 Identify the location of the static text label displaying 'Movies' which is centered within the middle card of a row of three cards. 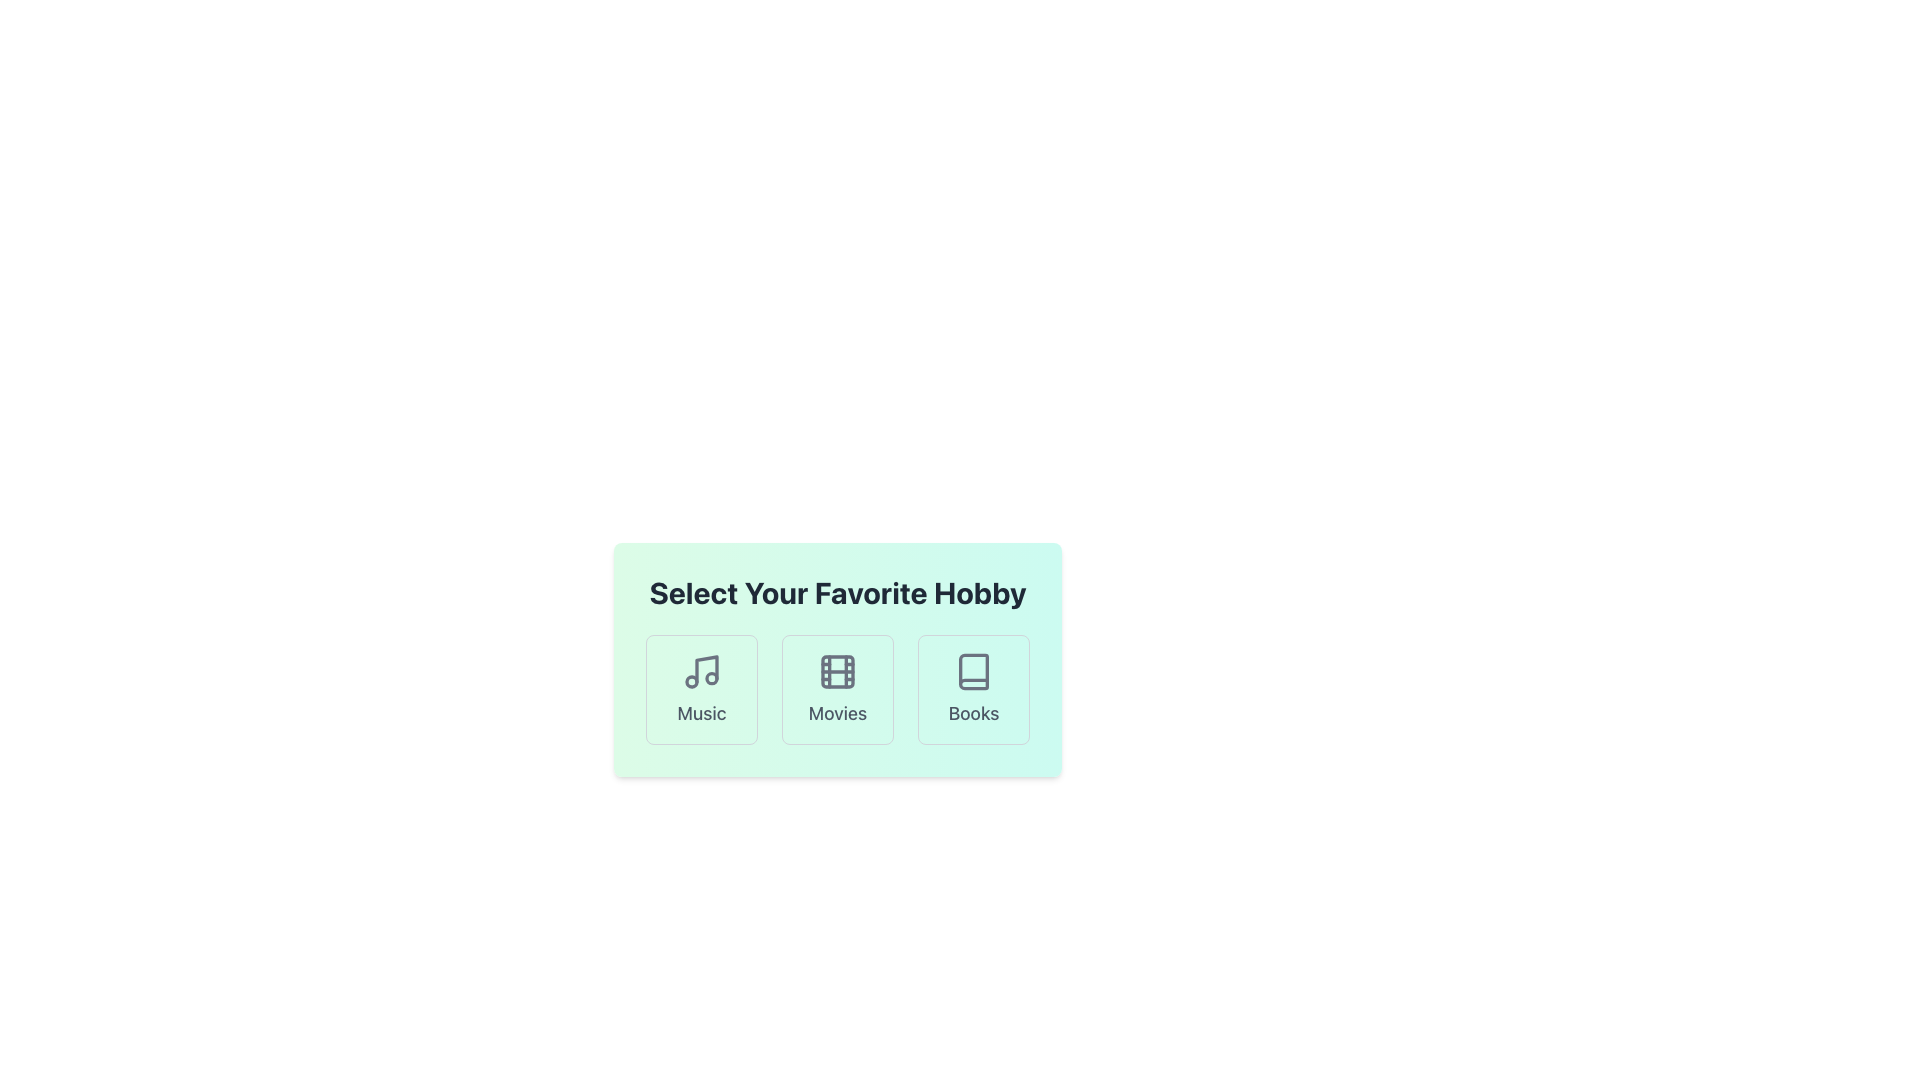
(838, 712).